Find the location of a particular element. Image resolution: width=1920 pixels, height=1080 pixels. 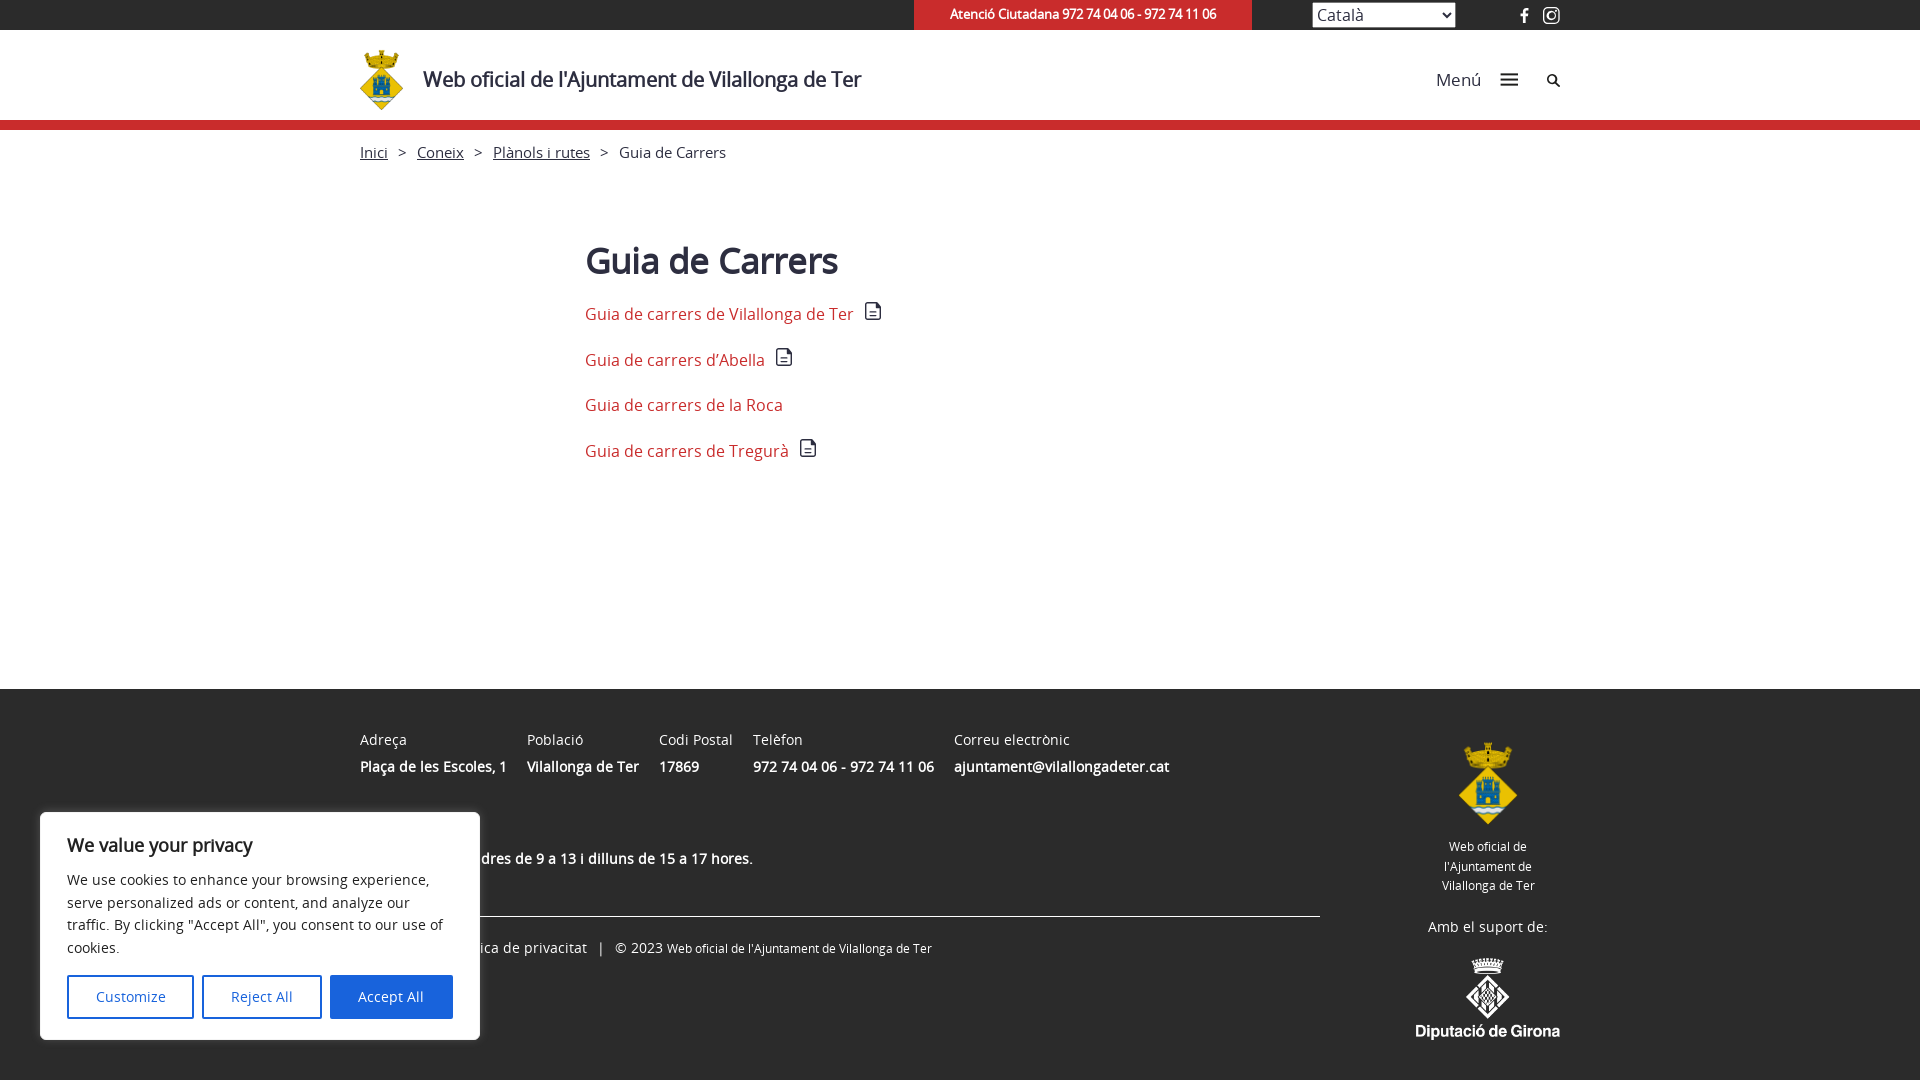

'Coneix' is located at coordinates (439, 150).